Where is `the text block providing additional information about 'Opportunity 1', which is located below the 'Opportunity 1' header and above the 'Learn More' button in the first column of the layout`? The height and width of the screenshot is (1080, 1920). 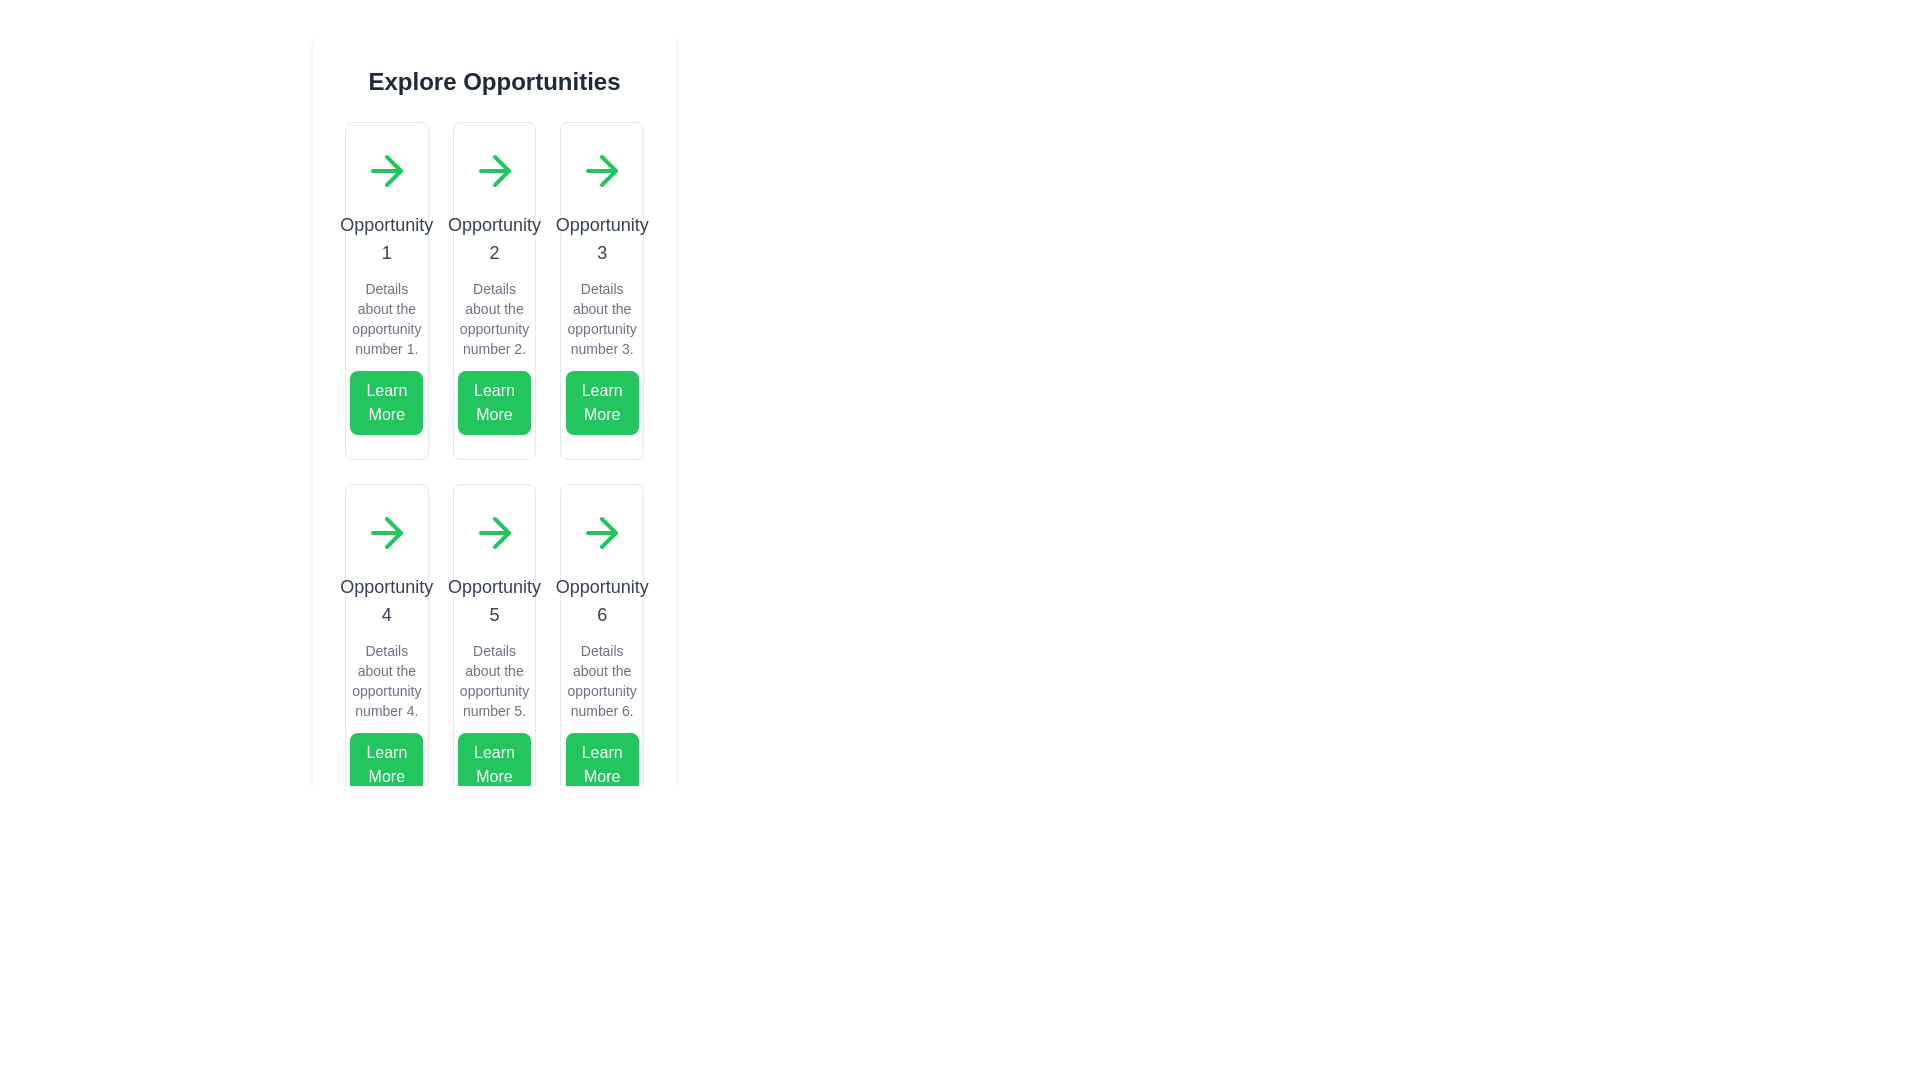 the text block providing additional information about 'Opportunity 1', which is located below the 'Opportunity 1' header and above the 'Learn More' button in the first column of the layout is located at coordinates (386, 318).